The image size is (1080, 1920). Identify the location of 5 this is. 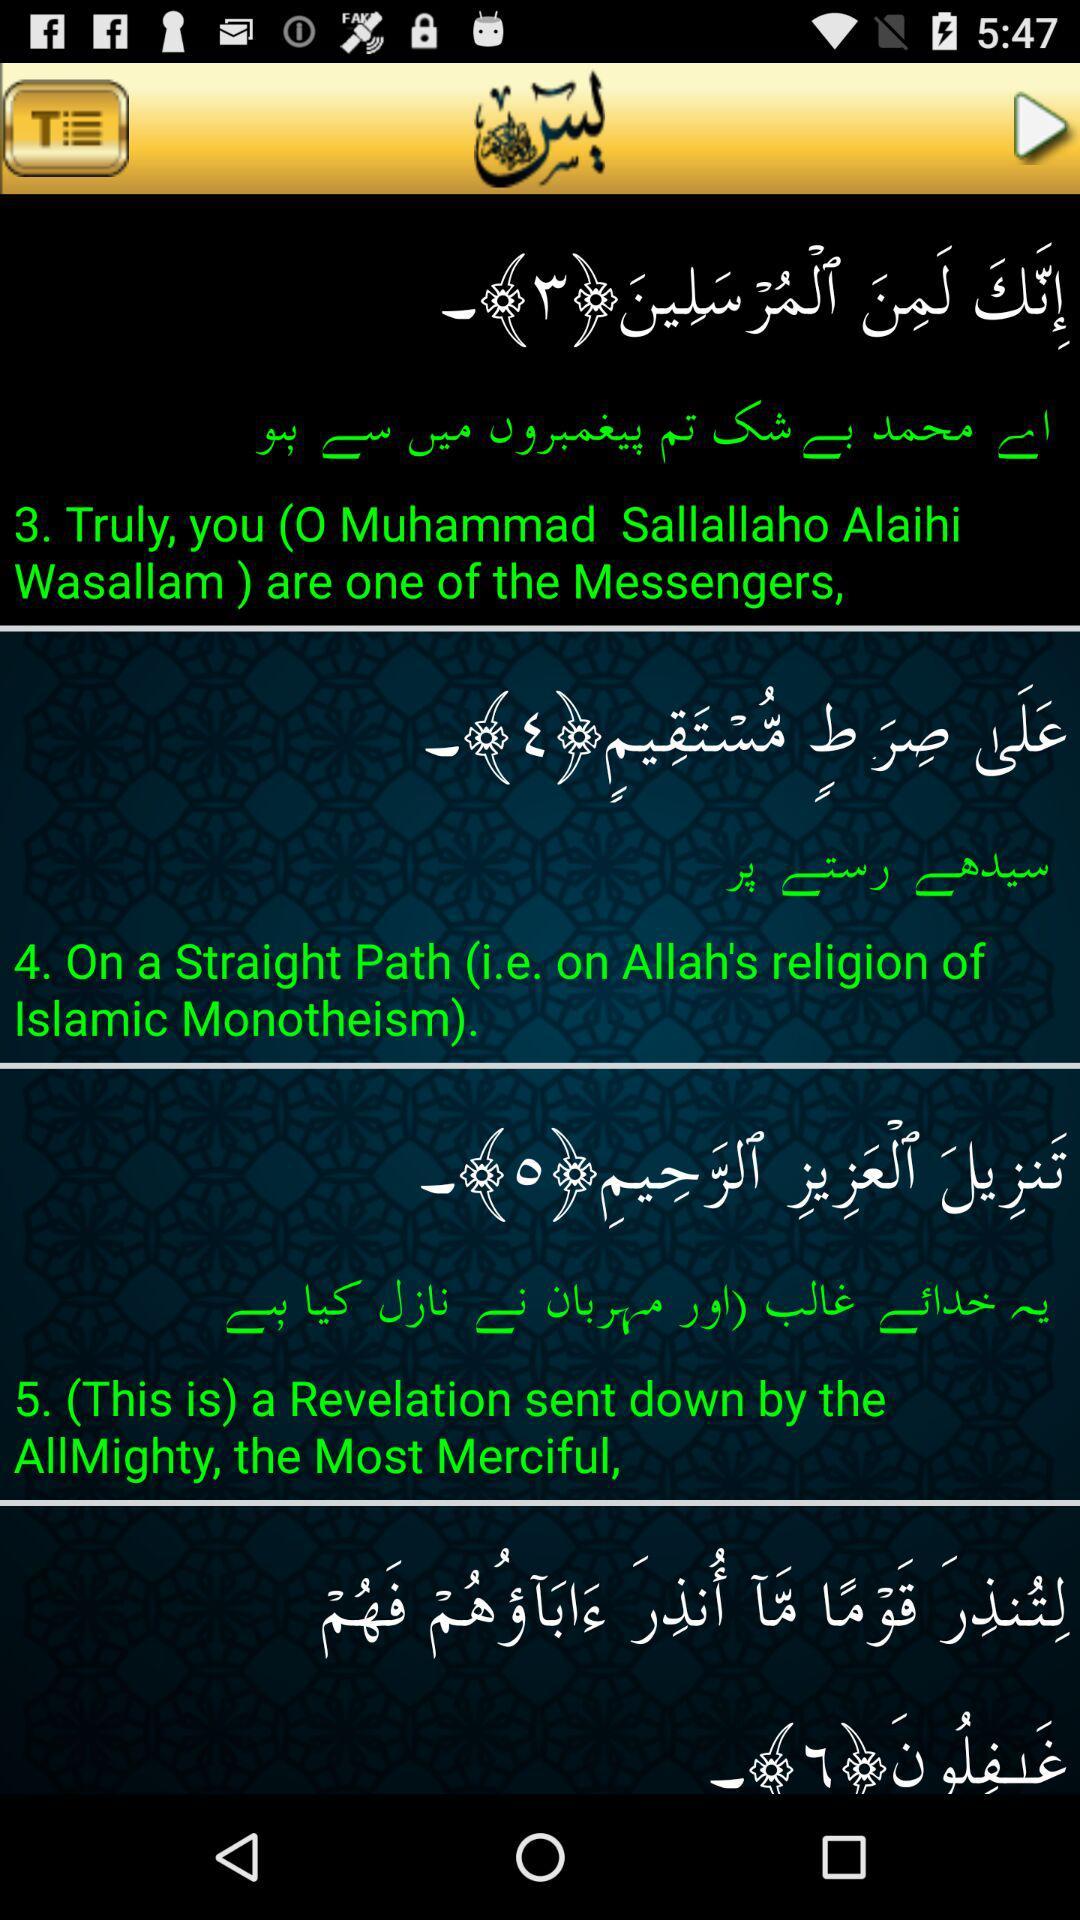
(540, 1431).